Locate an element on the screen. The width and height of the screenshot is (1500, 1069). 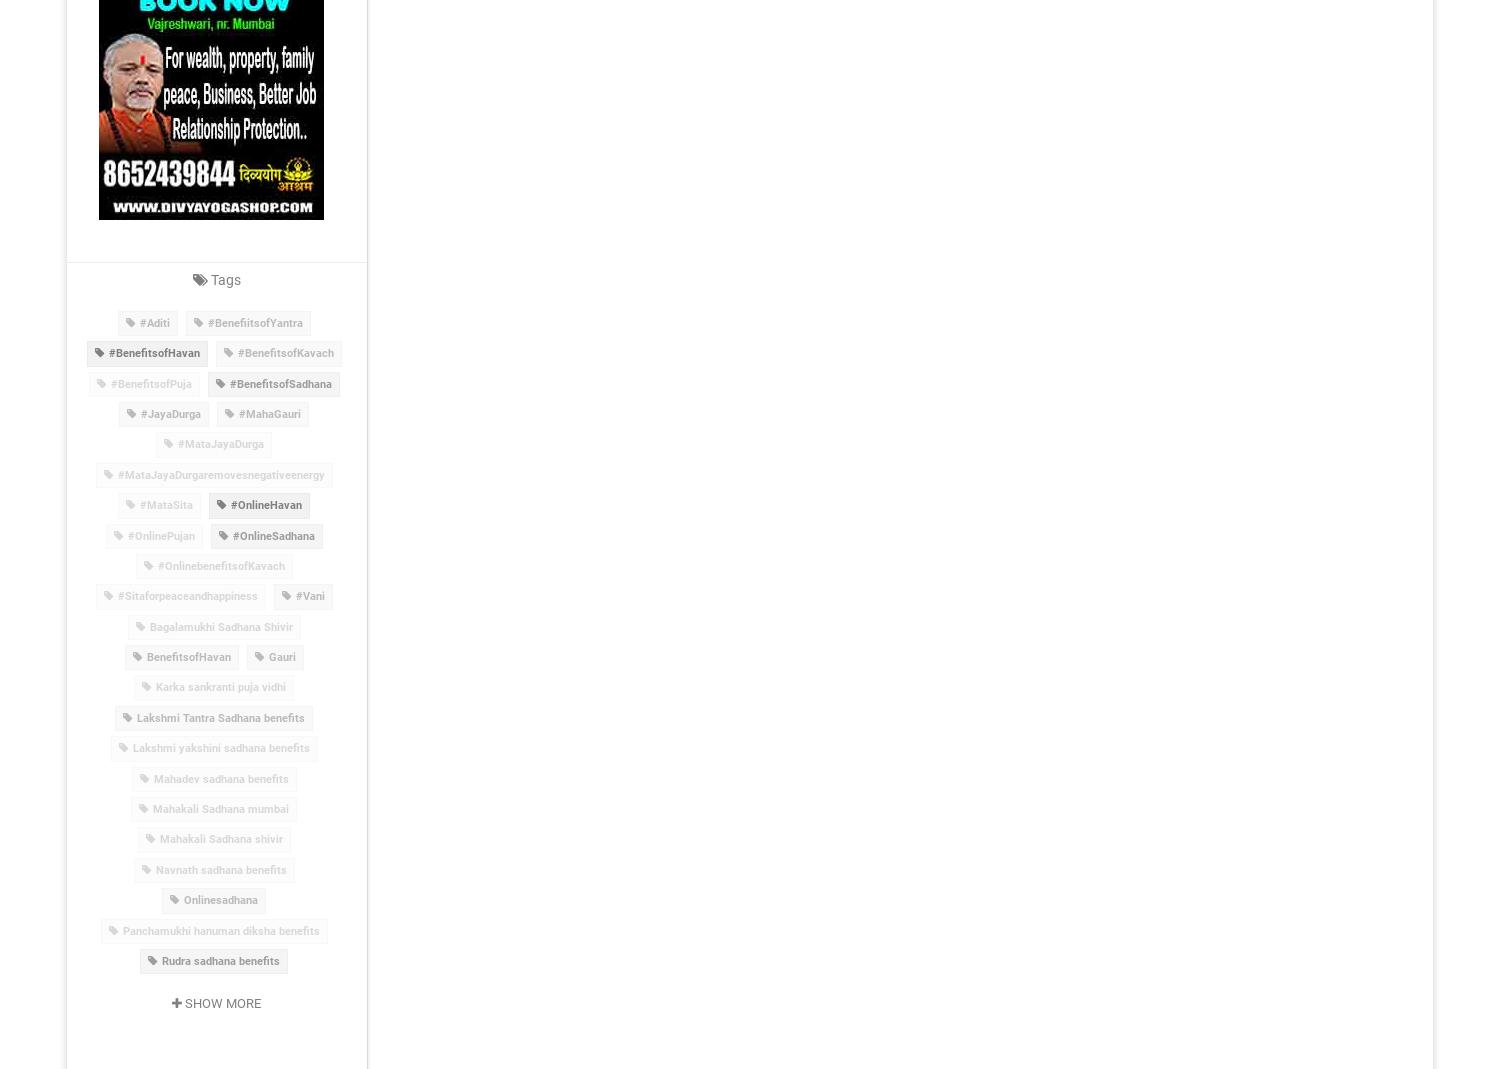
'Bagalamukhi Sadhana Shivir' is located at coordinates (148, 626).